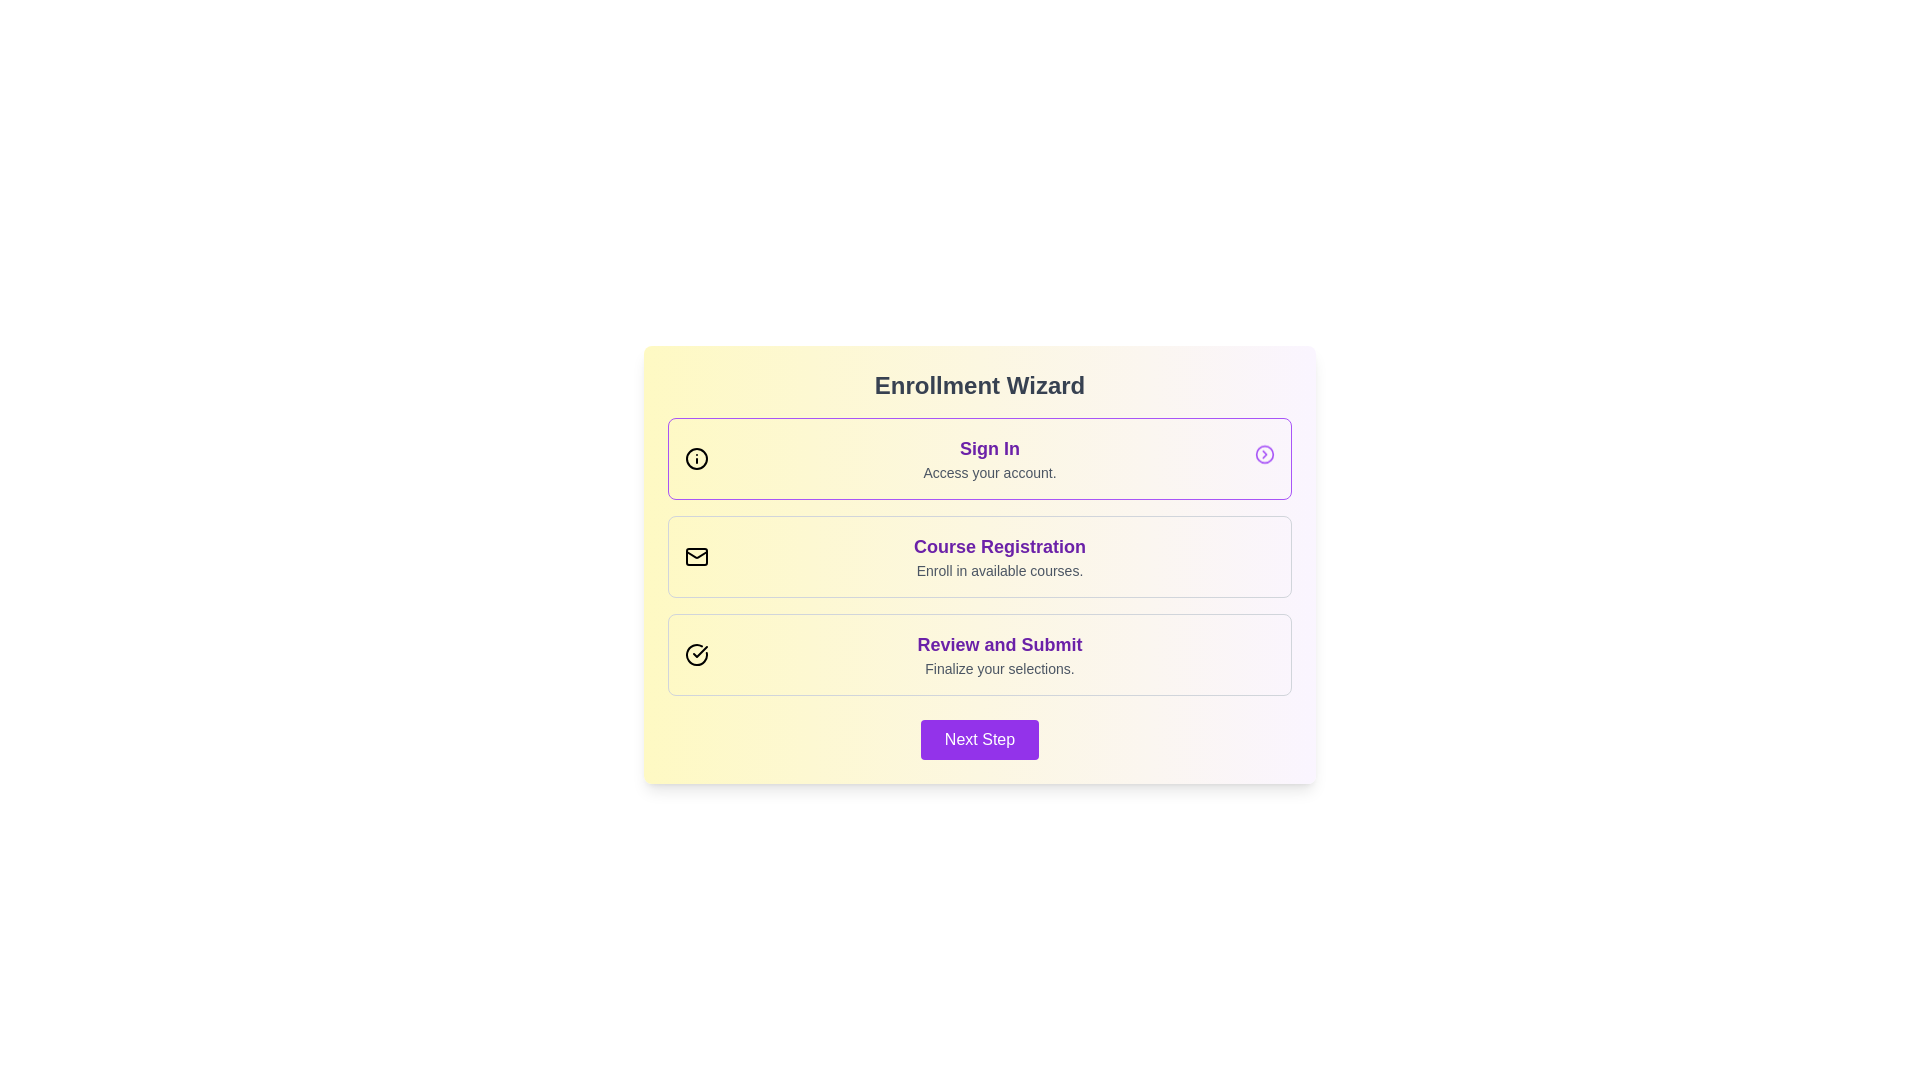  Describe the element at coordinates (999, 668) in the screenshot. I see `the static text label providing additional information for the 'Review and Submit' section, located at the bottom-right corner of the section and centrally aligned below the heading` at that location.